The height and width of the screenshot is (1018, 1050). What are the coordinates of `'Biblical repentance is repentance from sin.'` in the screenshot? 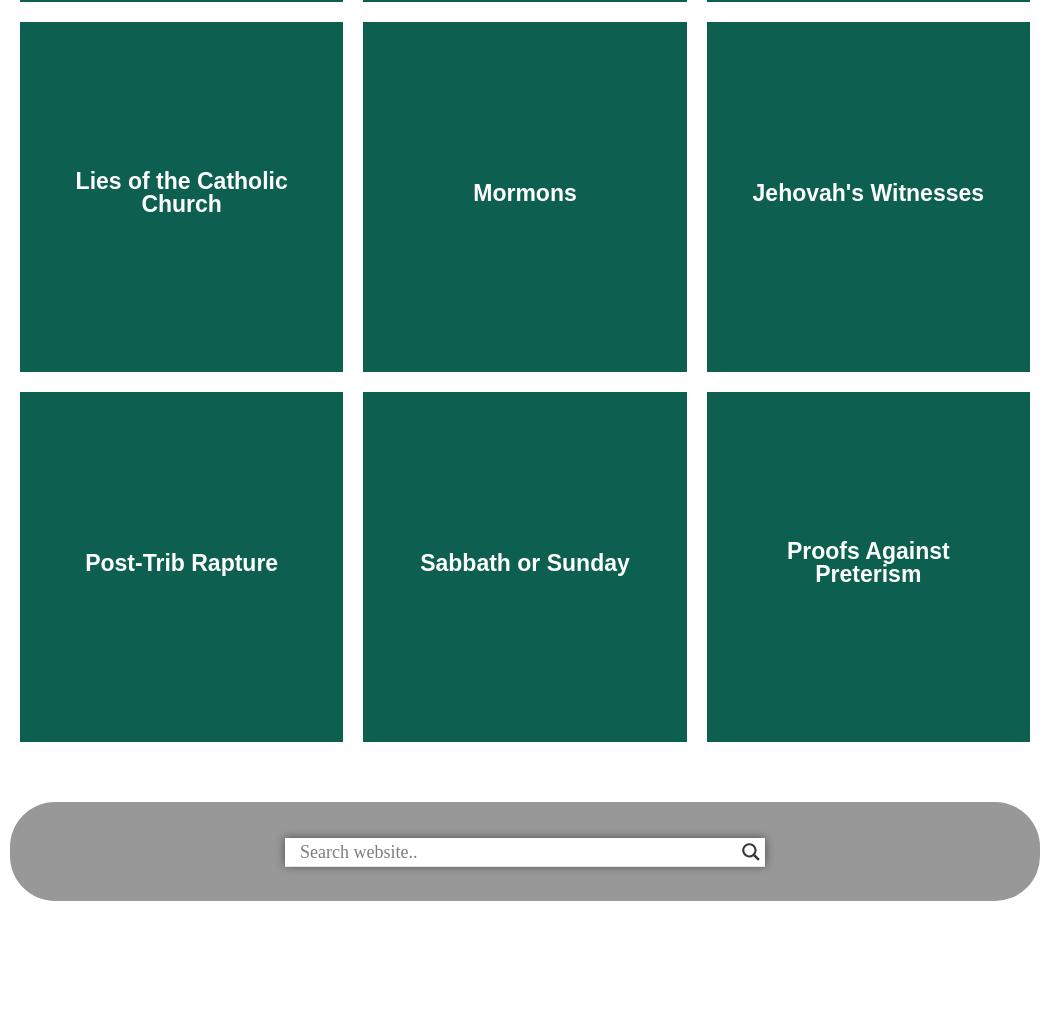 It's located at (741, 166).